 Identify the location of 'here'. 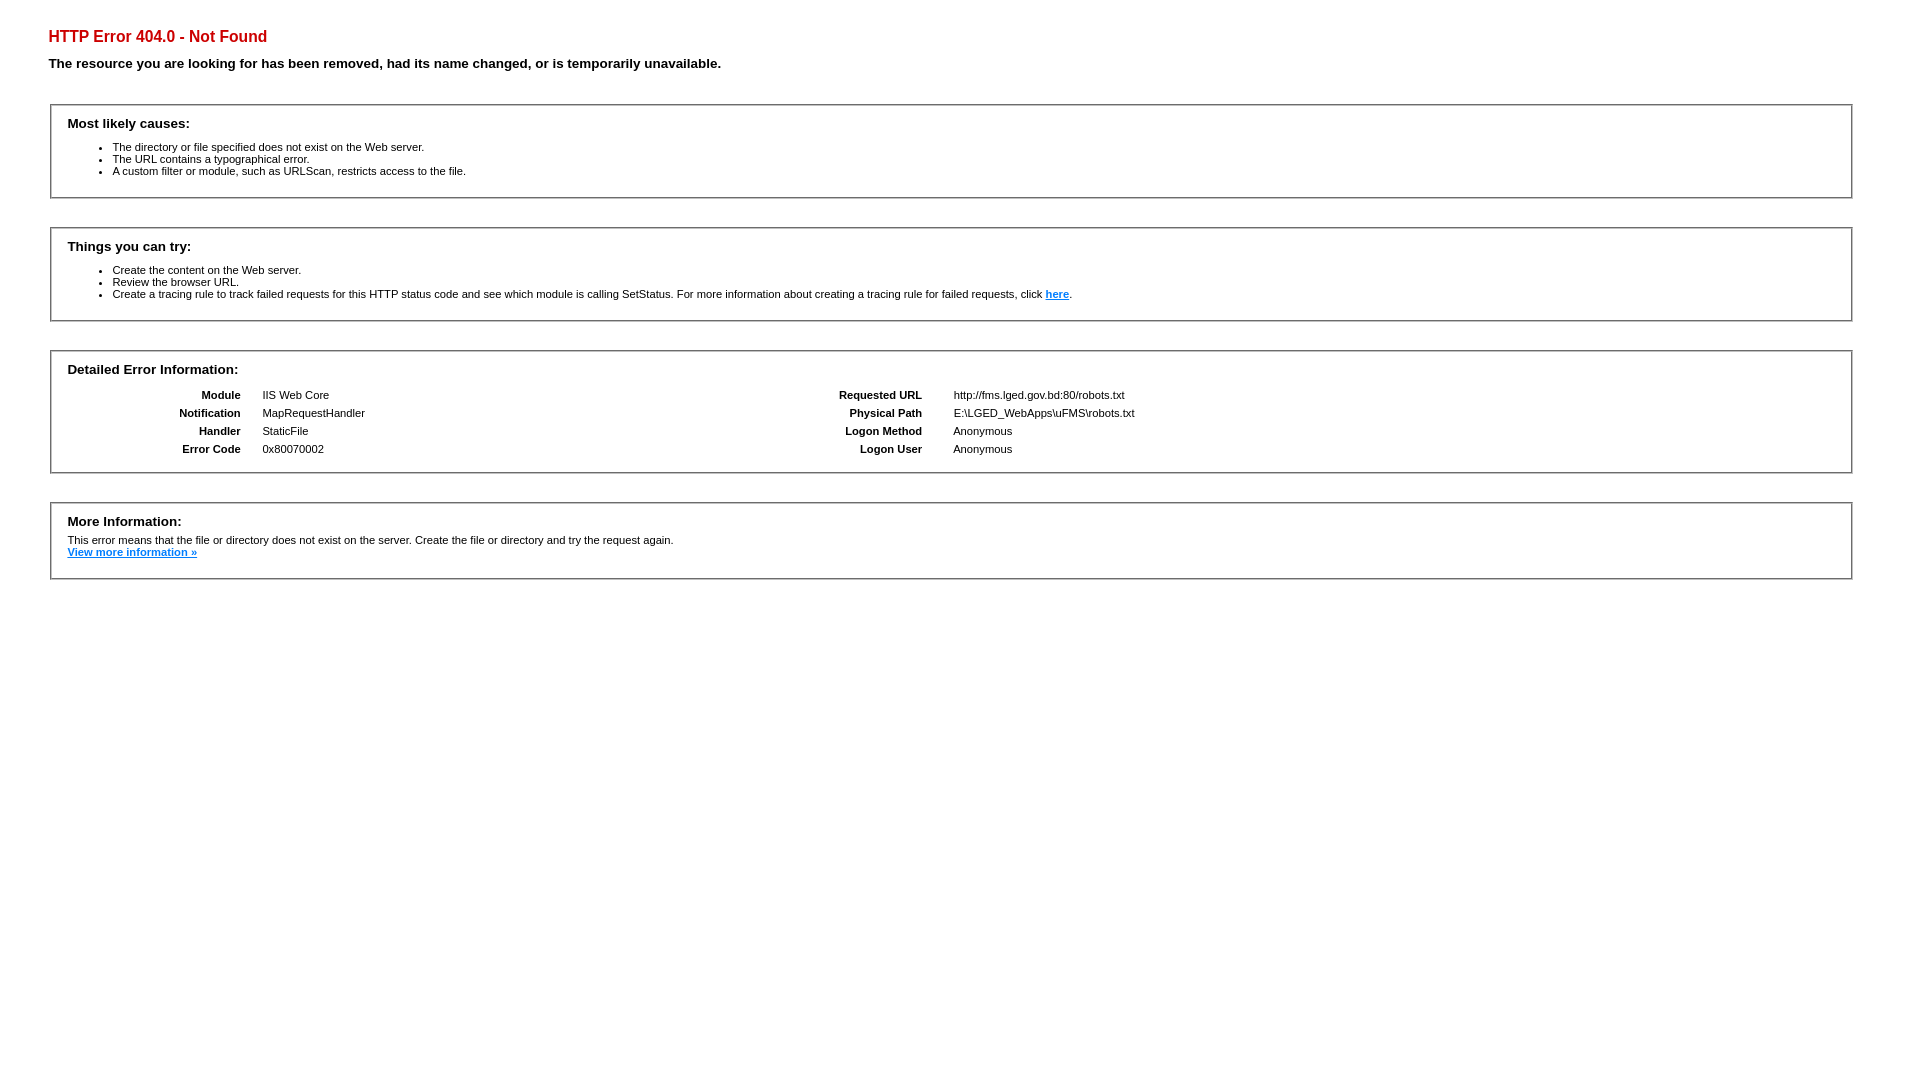
(1056, 293).